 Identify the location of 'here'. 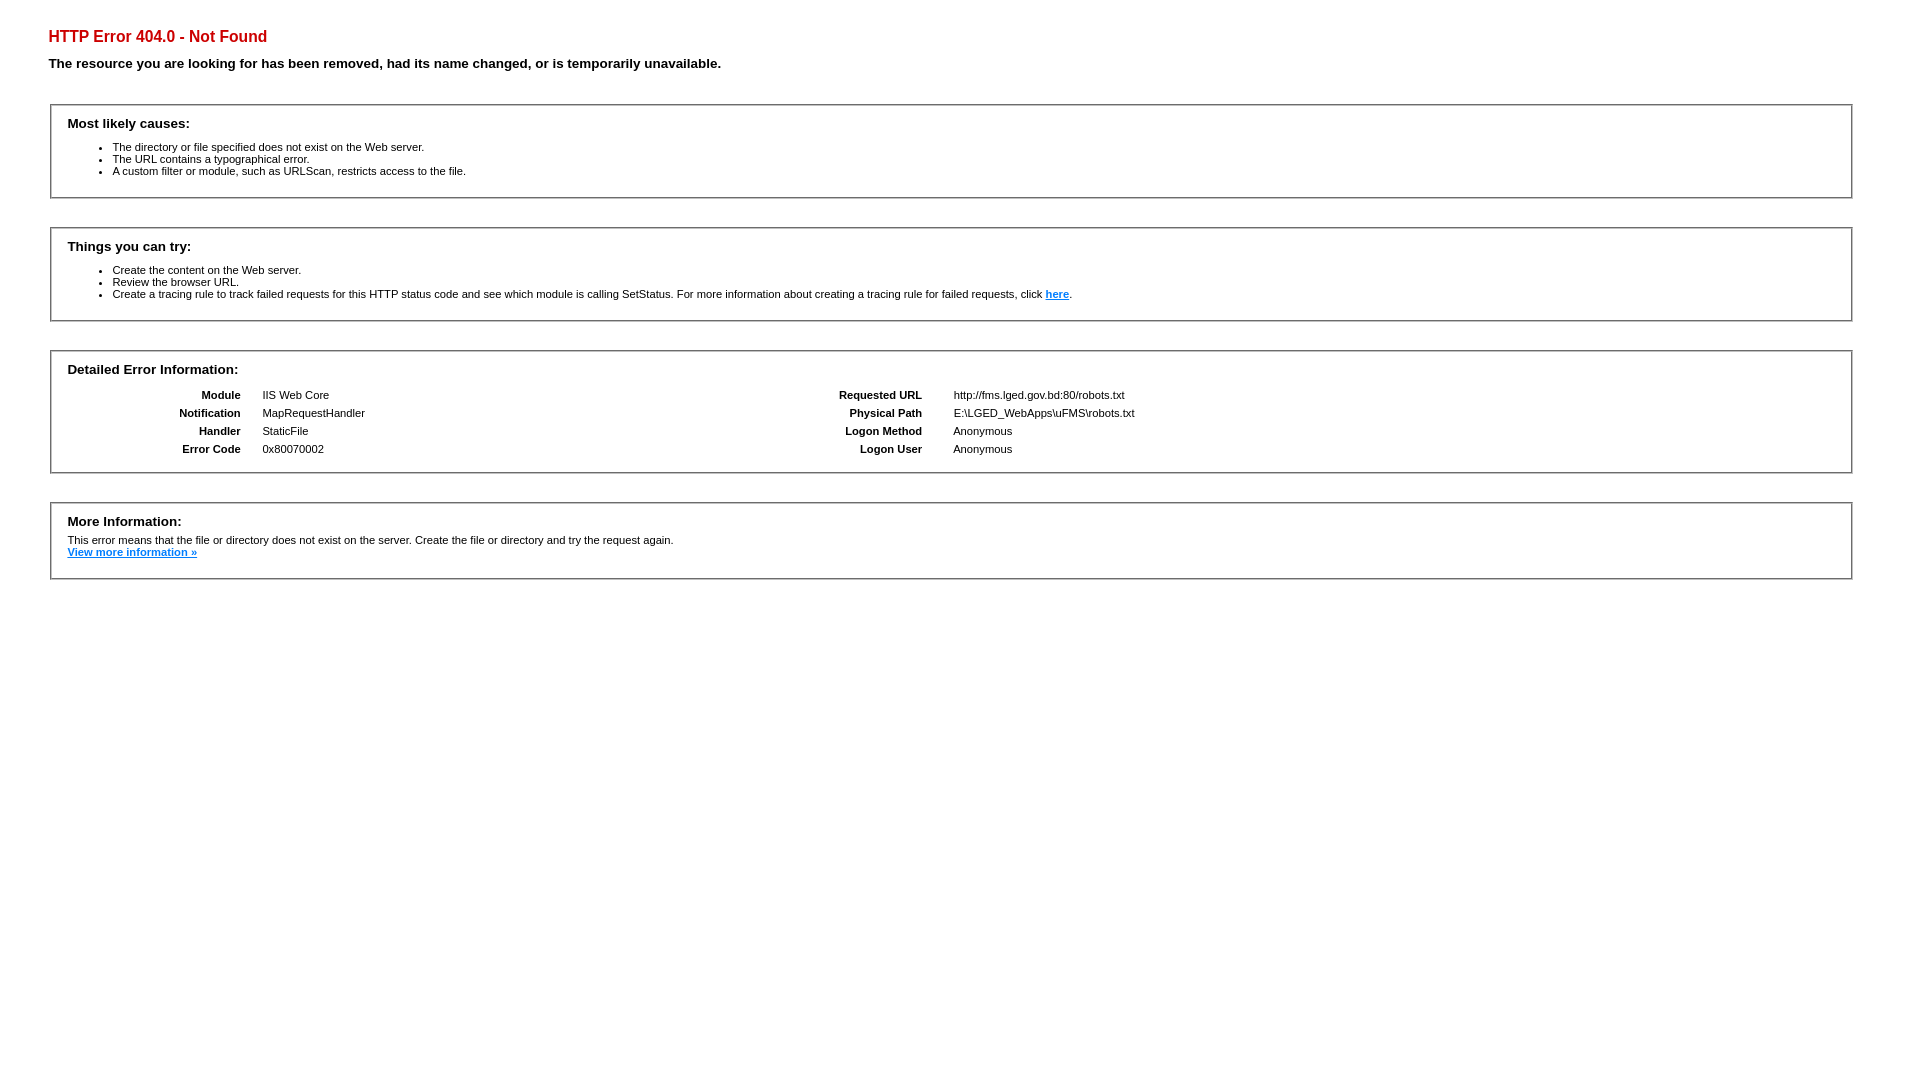
(1056, 293).